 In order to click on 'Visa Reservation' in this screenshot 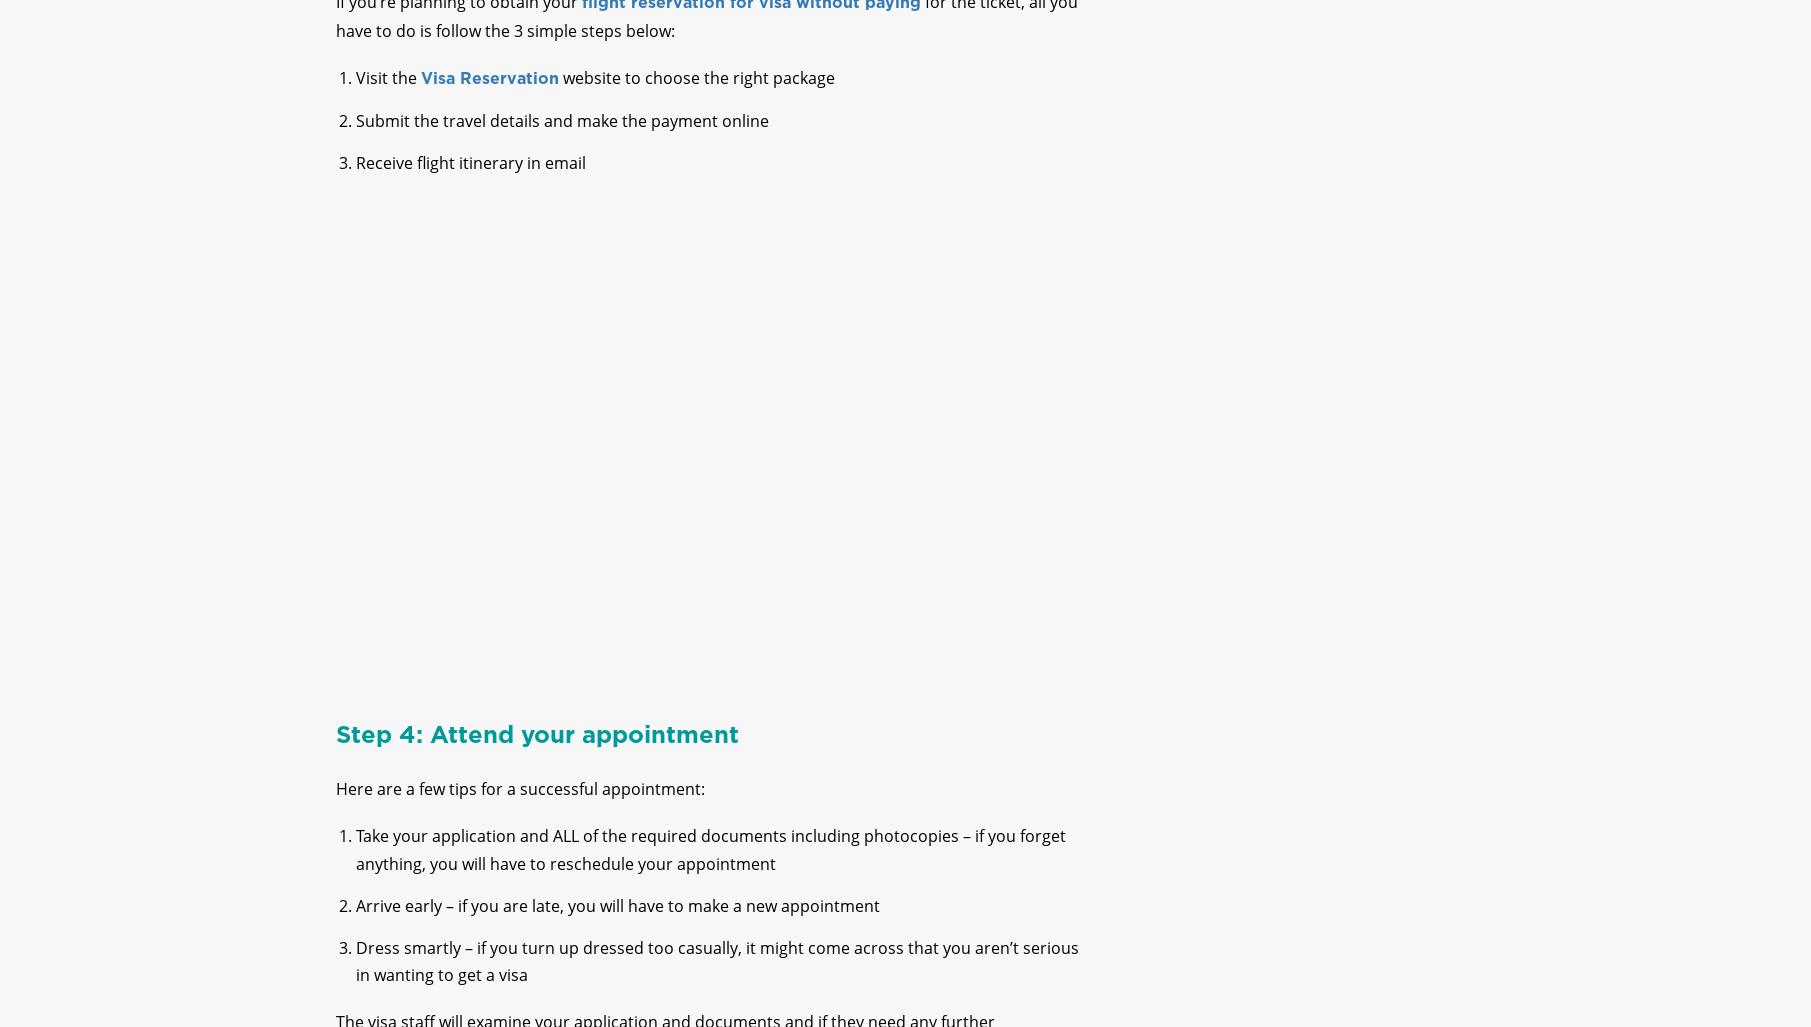, I will do `click(488, 94)`.